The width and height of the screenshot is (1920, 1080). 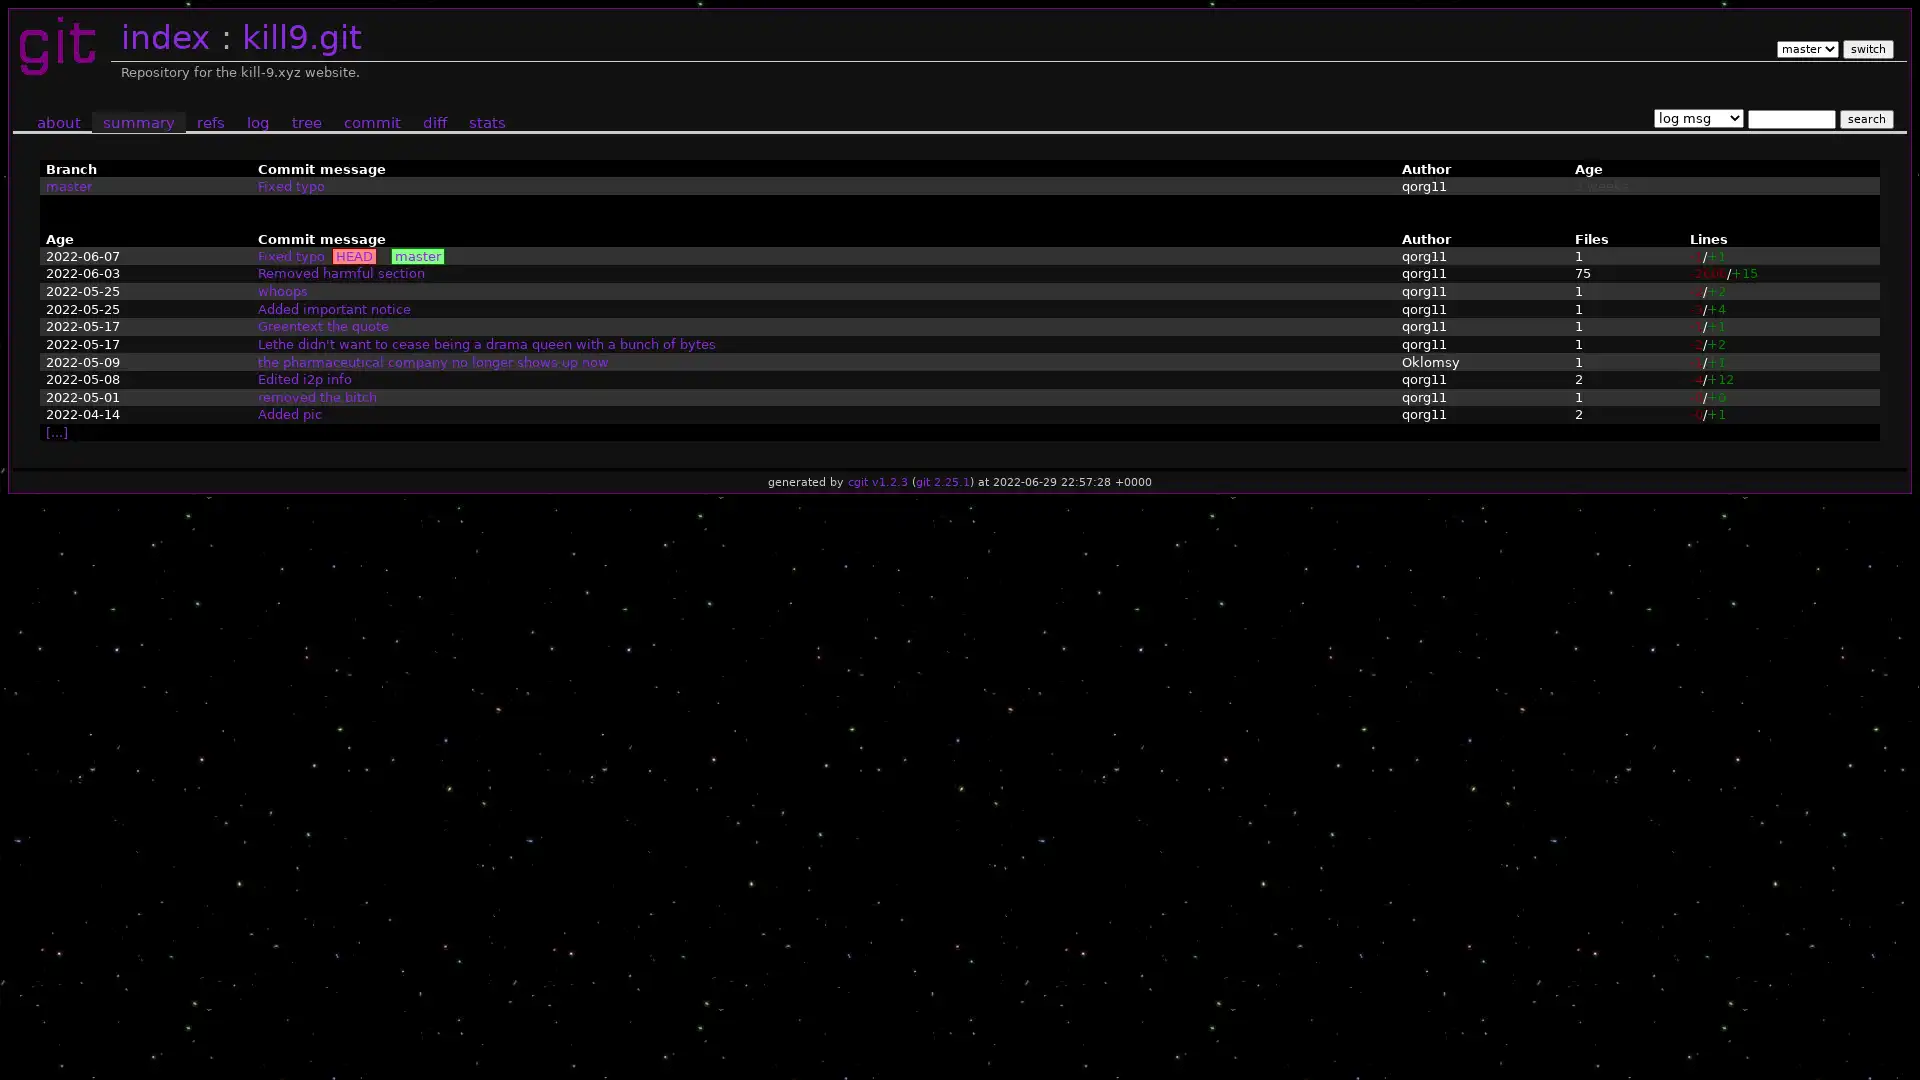 What do you see at coordinates (1865, 118) in the screenshot?
I see `search` at bounding box center [1865, 118].